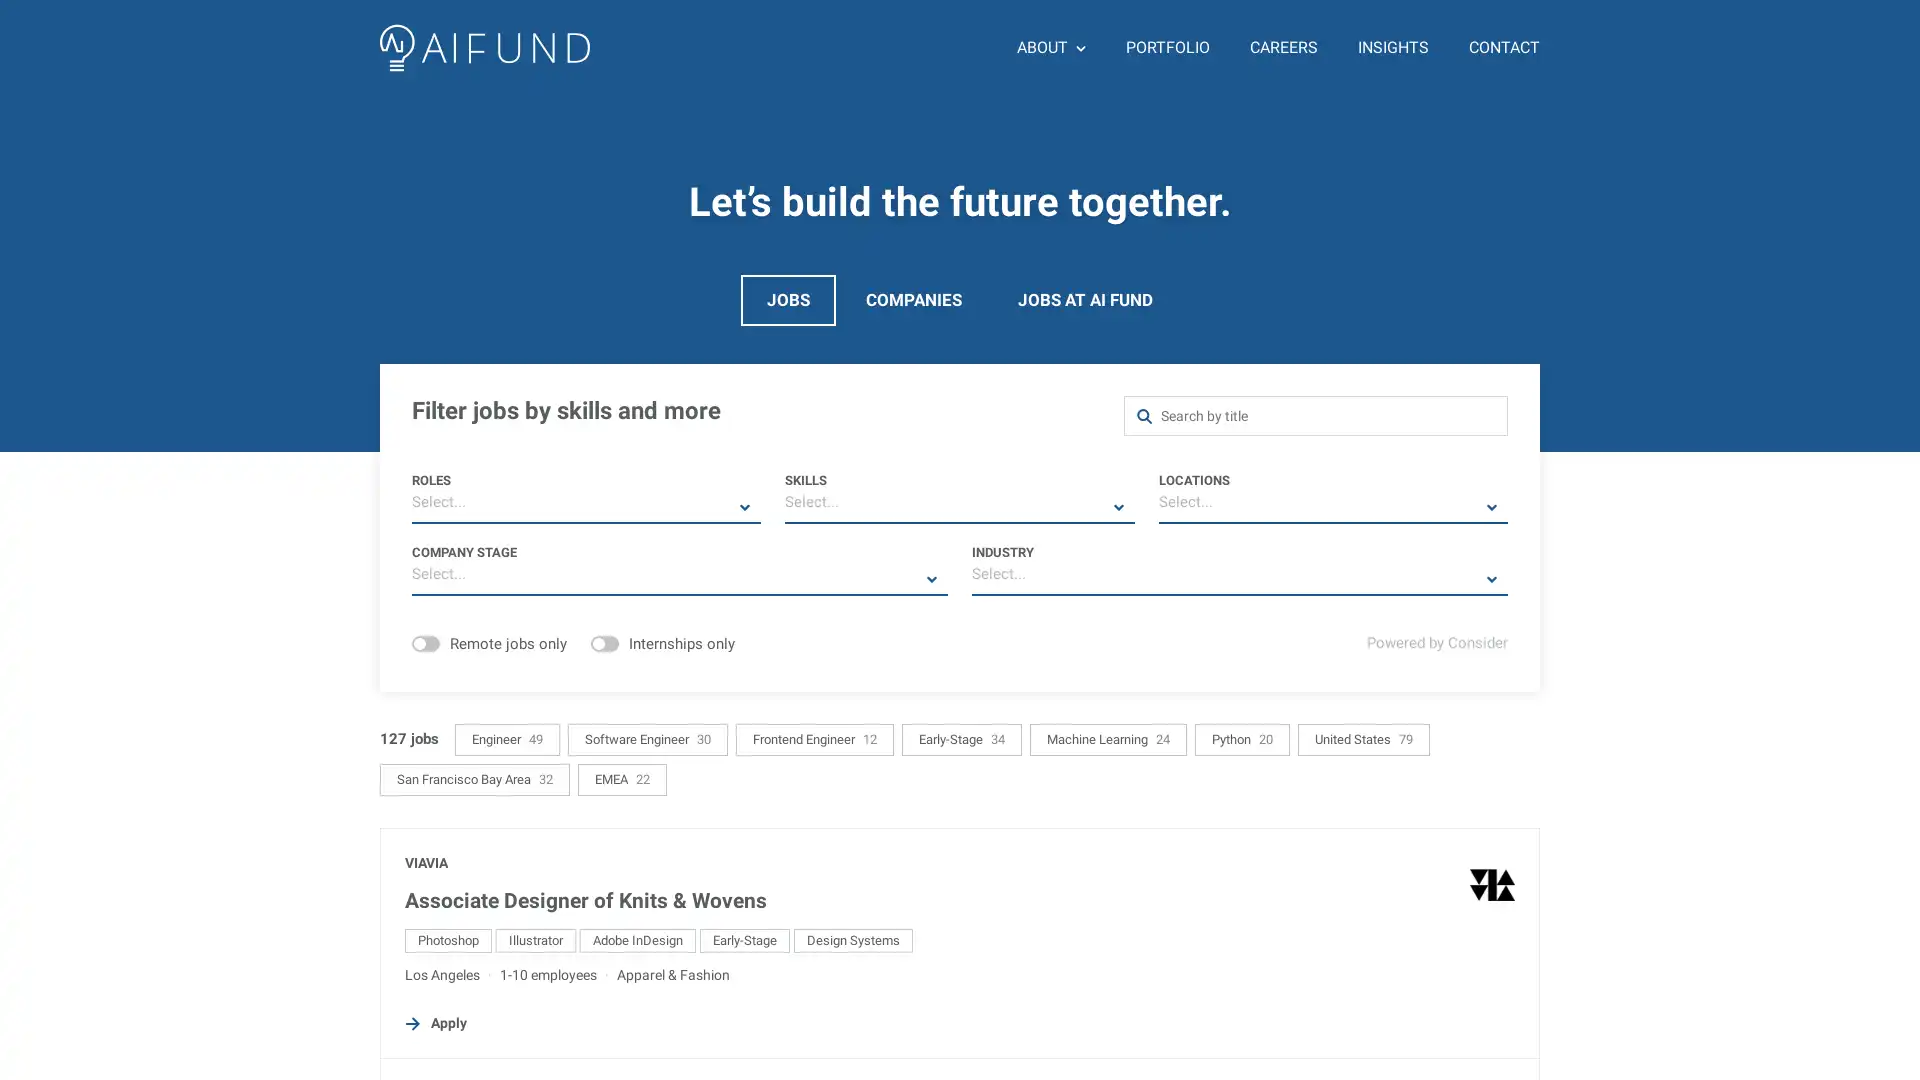 The image size is (1920, 1080). I want to click on ROLES Select..., so click(585, 490).